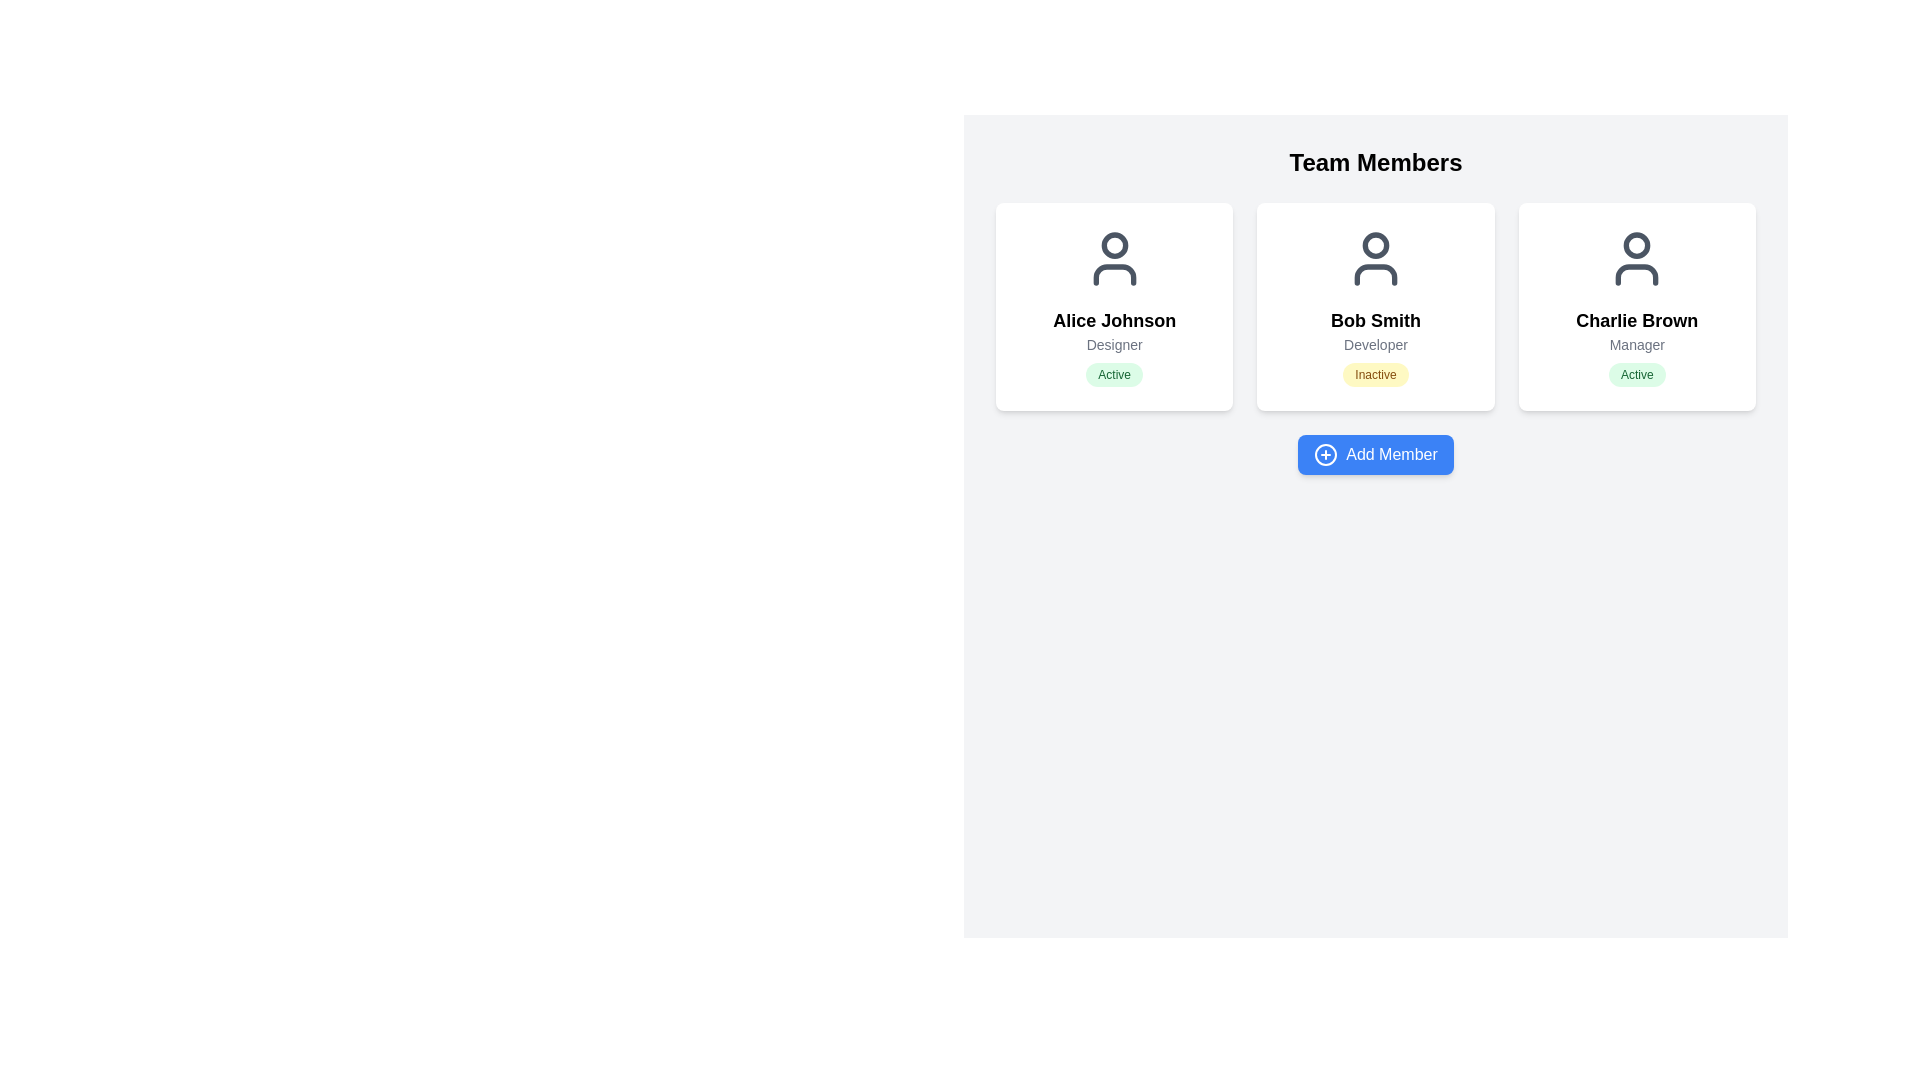 The width and height of the screenshot is (1920, 1080). I want to click on the first User profile card displaying information about a team member, located in the grid under the header 'Team Members', so click(1113, 307).